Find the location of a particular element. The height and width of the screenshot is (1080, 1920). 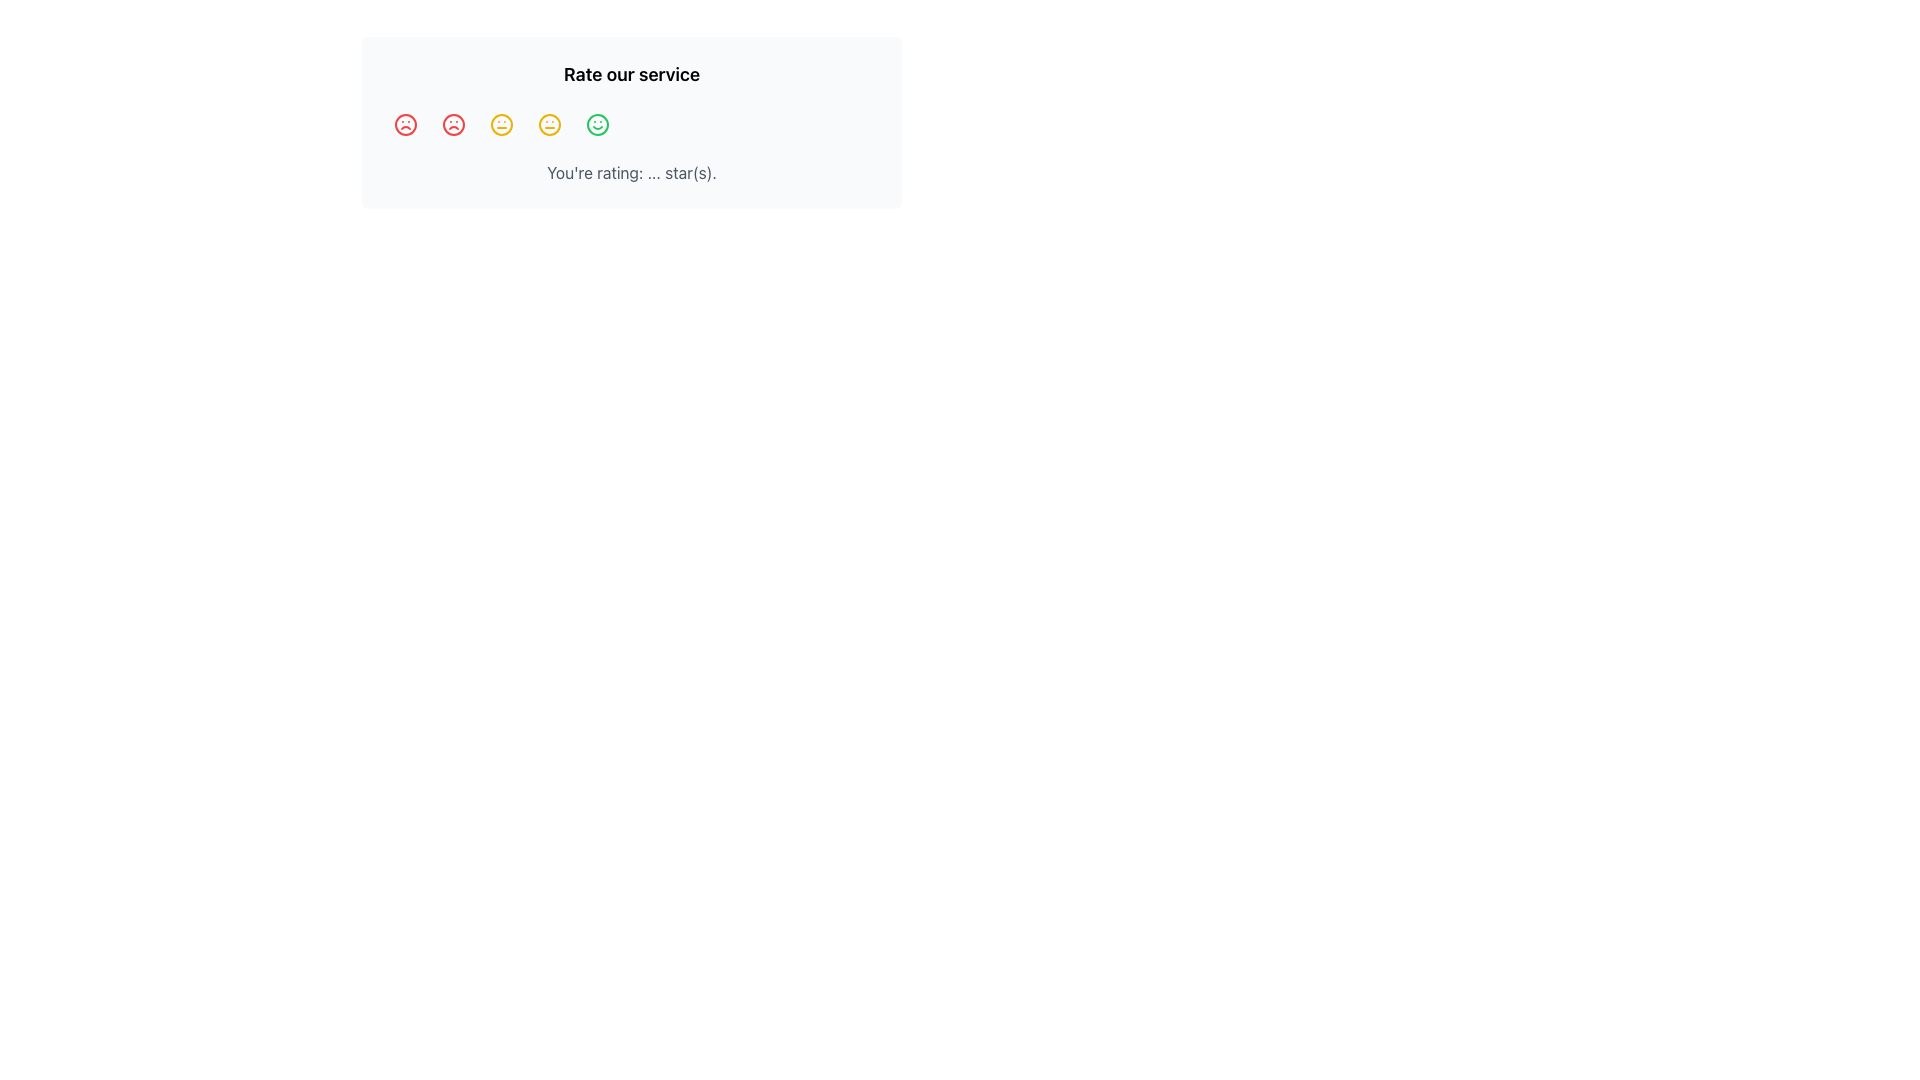

the SVG circle element that represents the 'neutral' rating option, which is the base circle of the third icon in a horizontal set of five emoji-like symbols, located slightly below the heading 'Rate our service' is located at coordinates (550, 124).